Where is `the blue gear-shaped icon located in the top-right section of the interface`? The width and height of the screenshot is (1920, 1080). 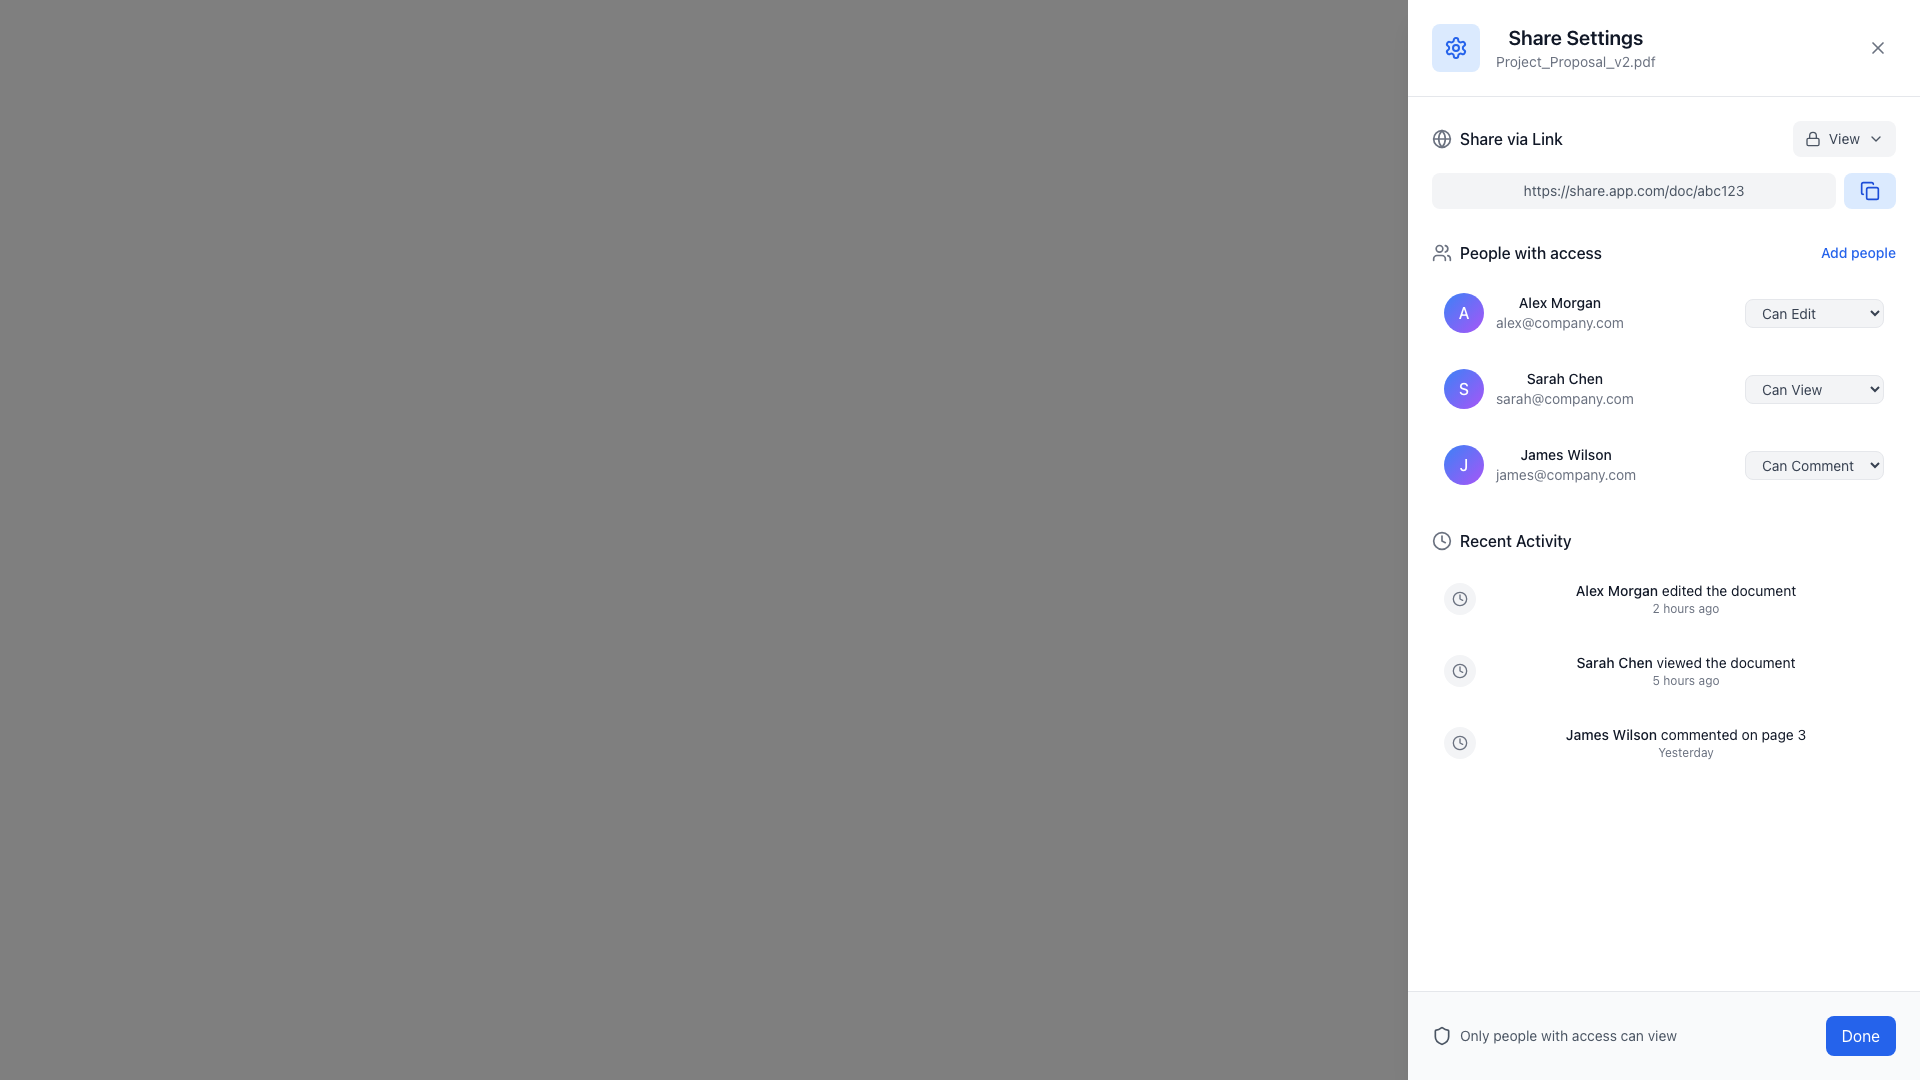
the blue gear-shaped icon located in the top-right section of the interface is located at coordinates (1455, 46).